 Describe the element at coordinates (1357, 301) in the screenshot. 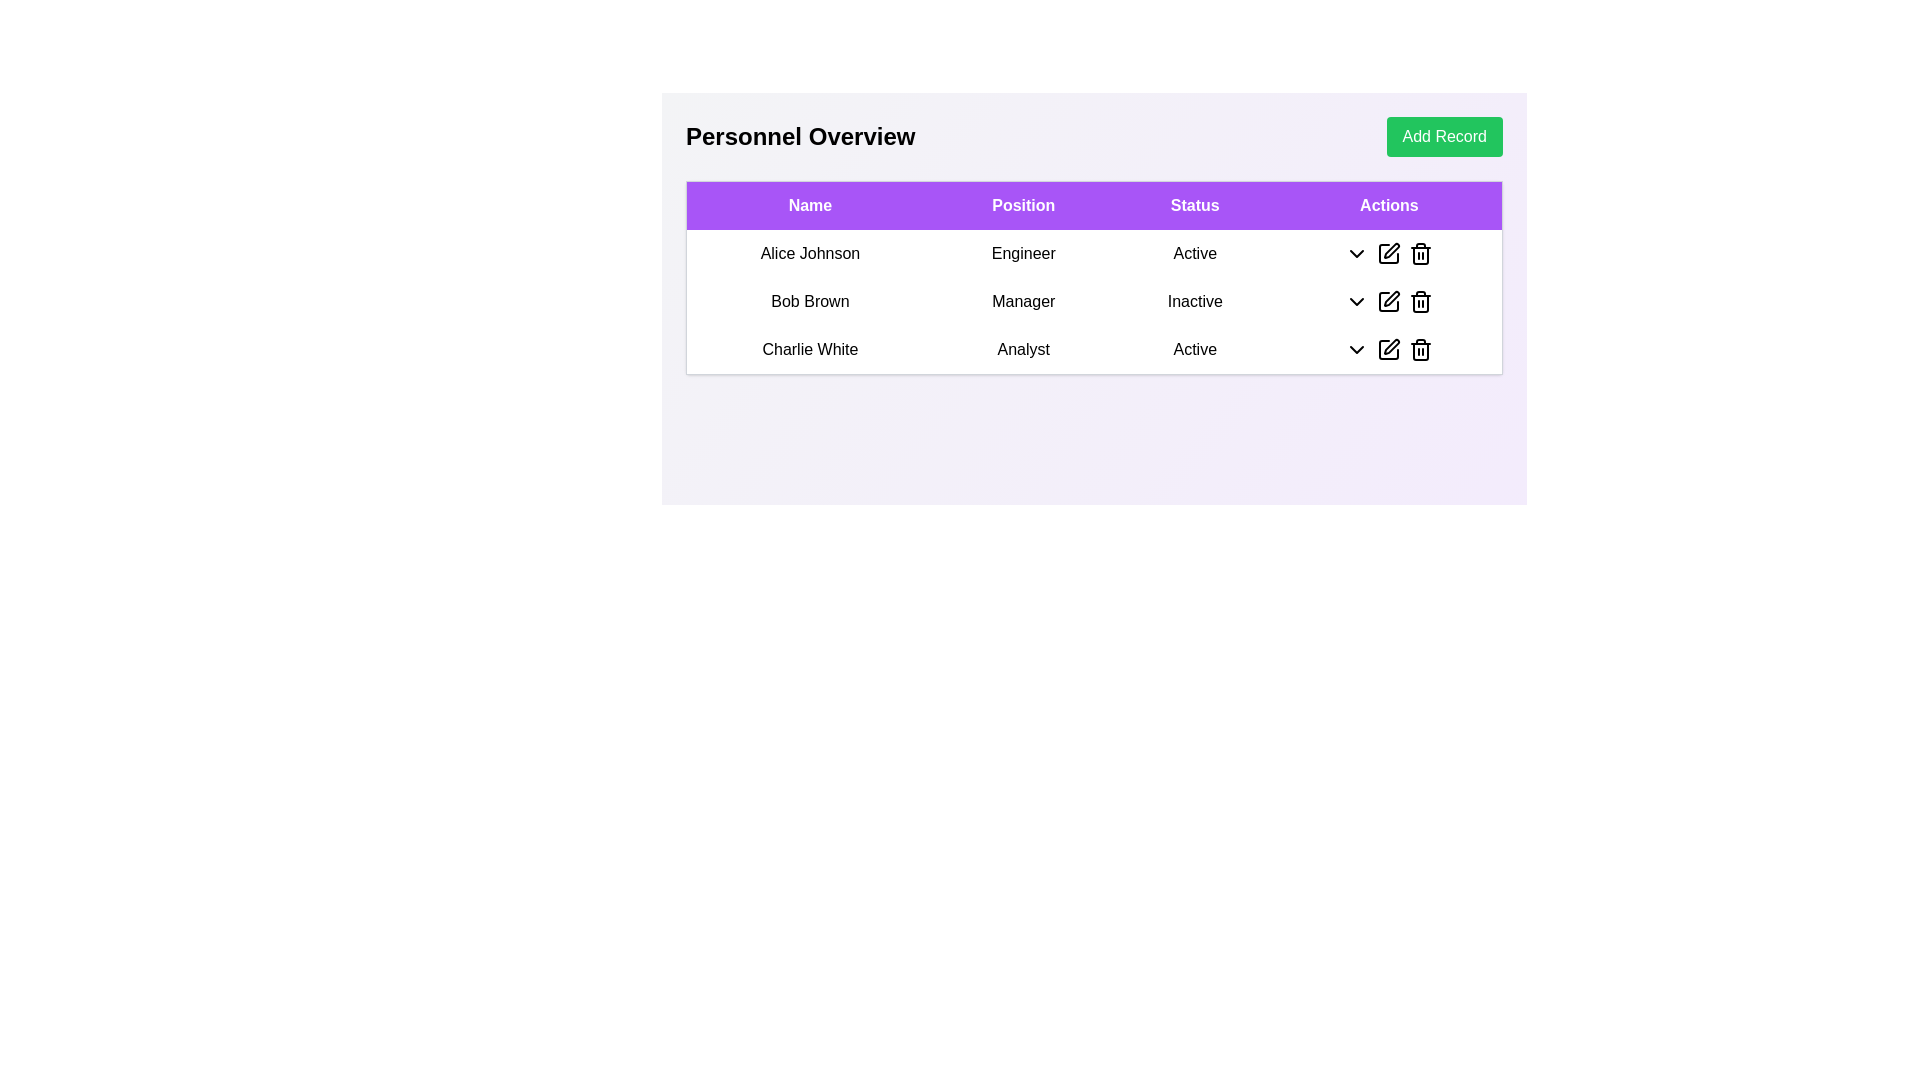

I see `the dropdown toggle button located in the second row of the 'Actions' column of the table` at that location.